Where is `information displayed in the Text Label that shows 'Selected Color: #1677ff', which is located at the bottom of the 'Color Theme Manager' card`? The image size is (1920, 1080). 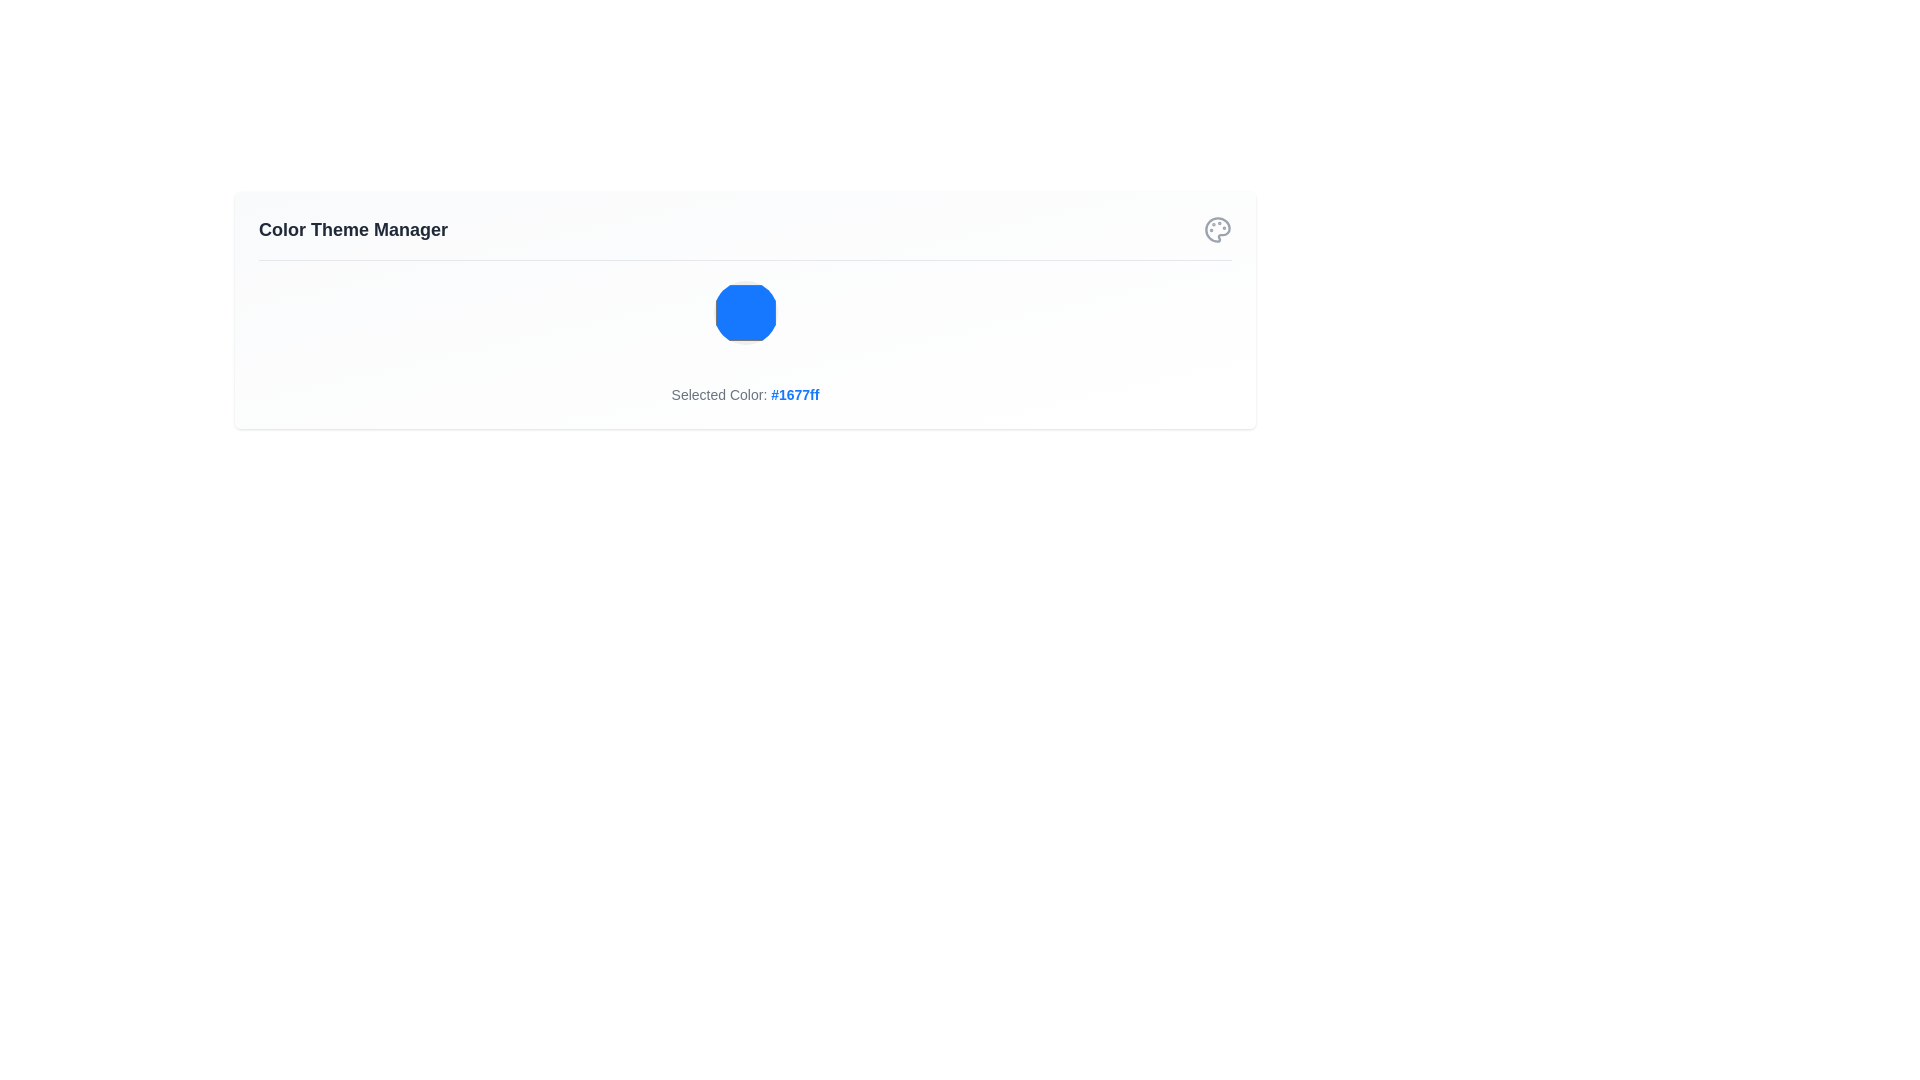
information displayed in the Text Label that shows 'Selected Color: #1677ff', which is located at the bottom of the 'Color Theme Manager' card is located at coordinates (744, 394).